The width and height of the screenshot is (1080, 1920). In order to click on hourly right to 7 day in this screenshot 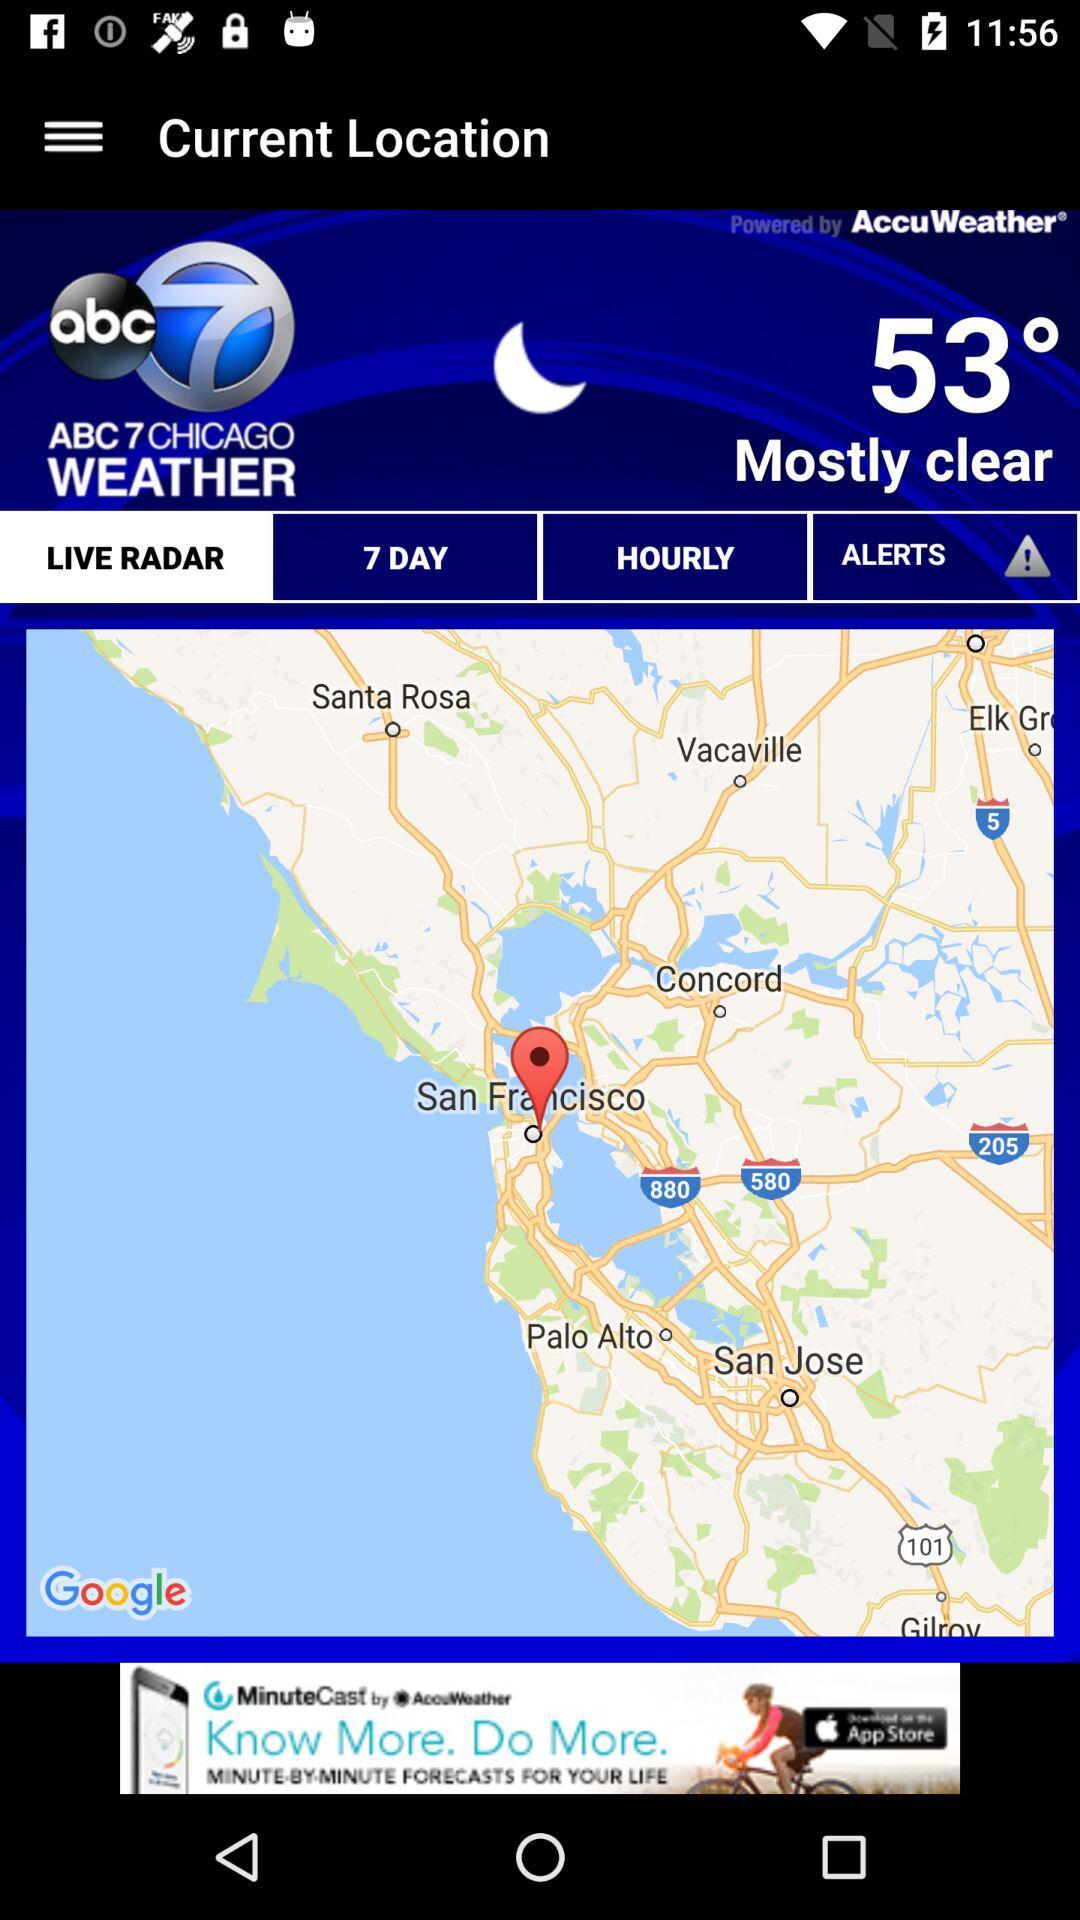, I will do `click(675, 556)`.